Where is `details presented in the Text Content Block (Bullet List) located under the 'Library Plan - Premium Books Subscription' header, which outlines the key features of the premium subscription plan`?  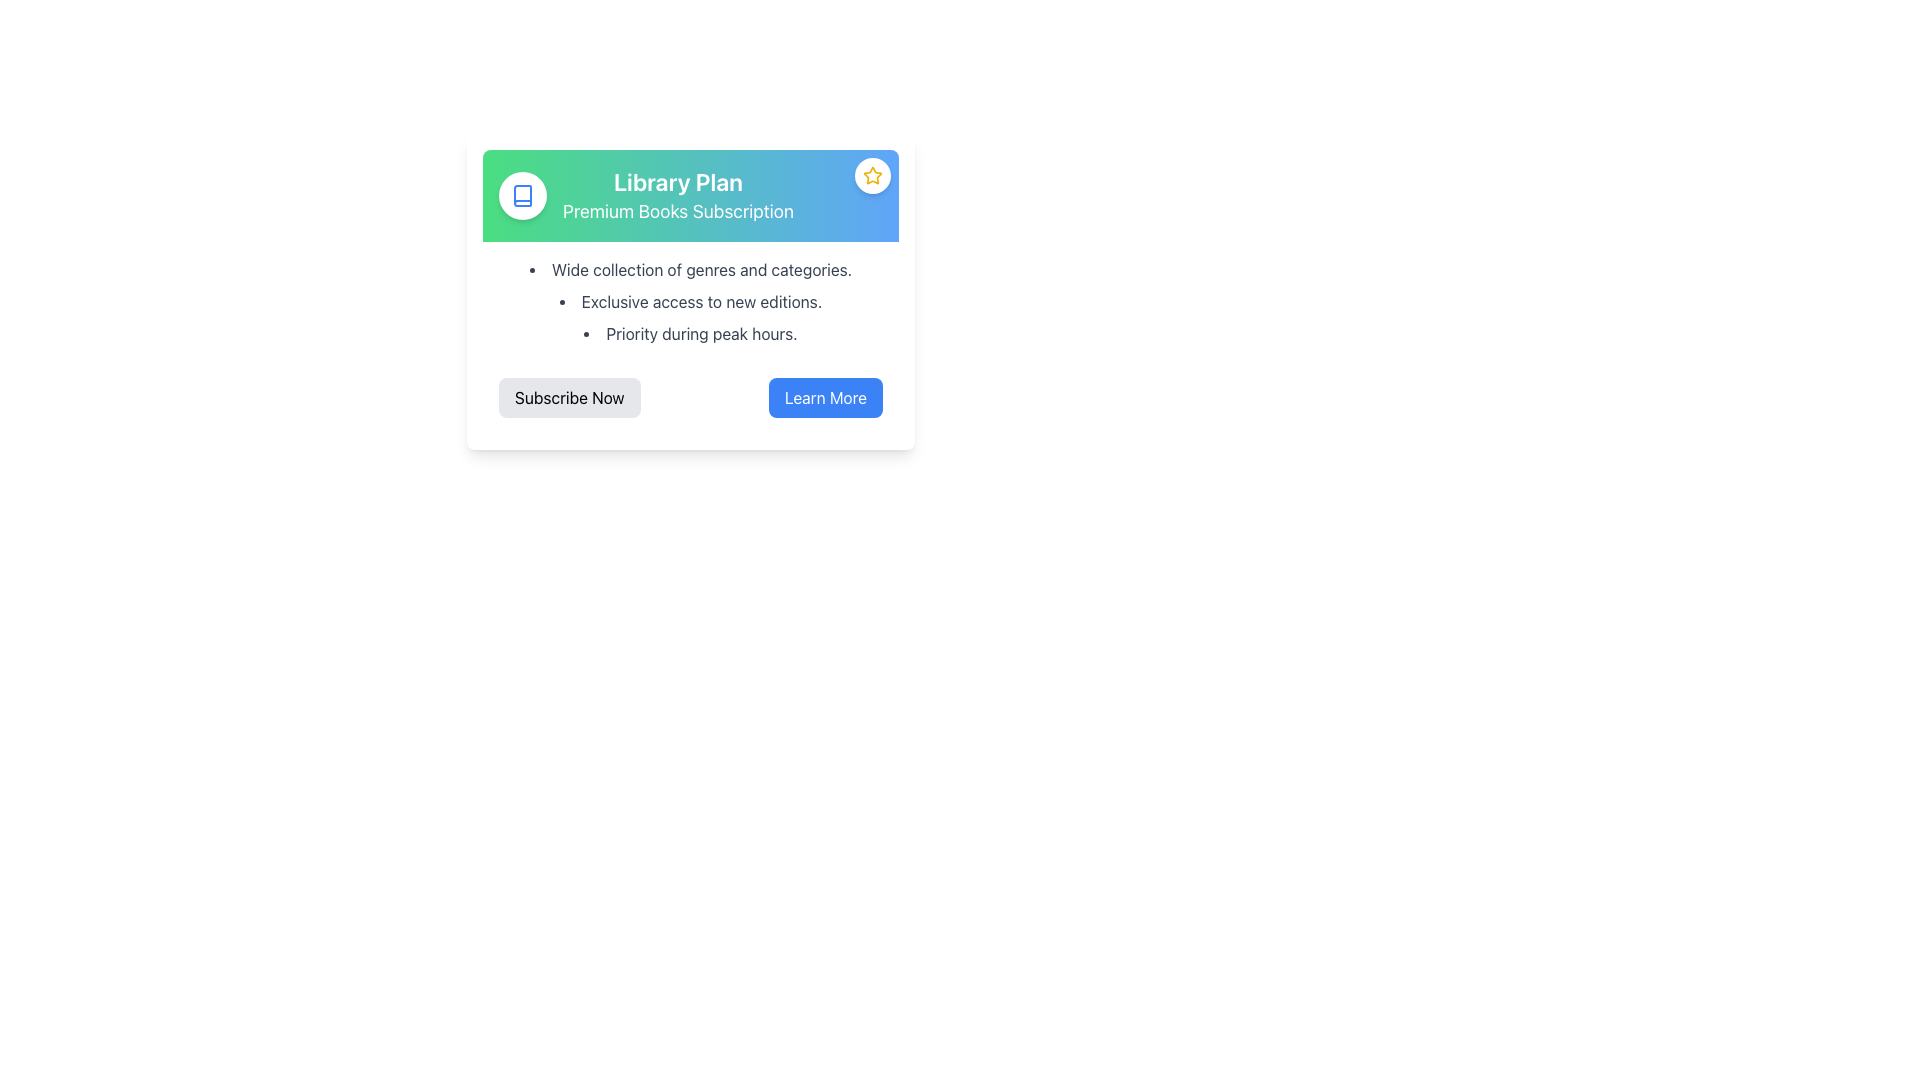 details presented in the Text Content Block (Bullet List) located under the 'Library Plan - Premium Books Subscription' header, which outlines the key features of the premium subscription plan is located at coordinates (691, 301).